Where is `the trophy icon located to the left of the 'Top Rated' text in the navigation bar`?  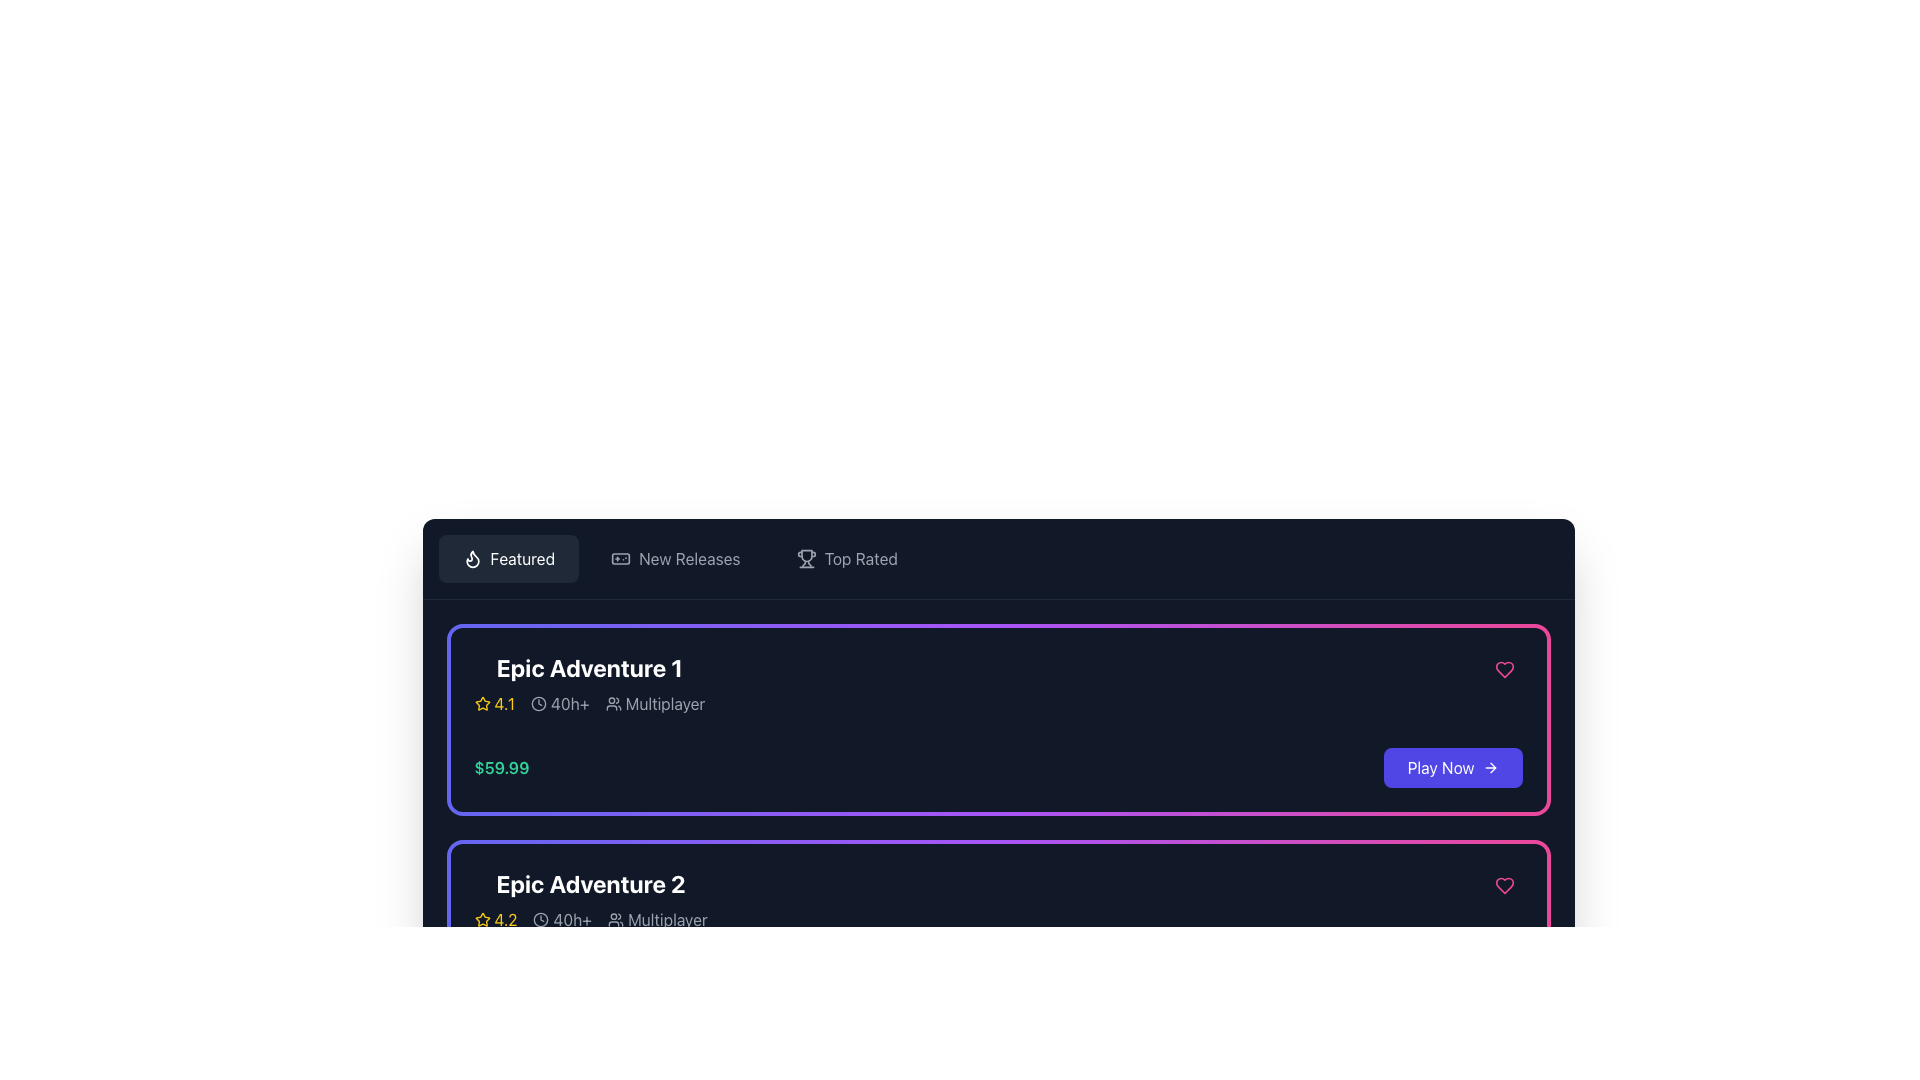
the trophy icon located to the left of the 'Top Rated' text in the navigation bar is located at coordinates (806, 559).